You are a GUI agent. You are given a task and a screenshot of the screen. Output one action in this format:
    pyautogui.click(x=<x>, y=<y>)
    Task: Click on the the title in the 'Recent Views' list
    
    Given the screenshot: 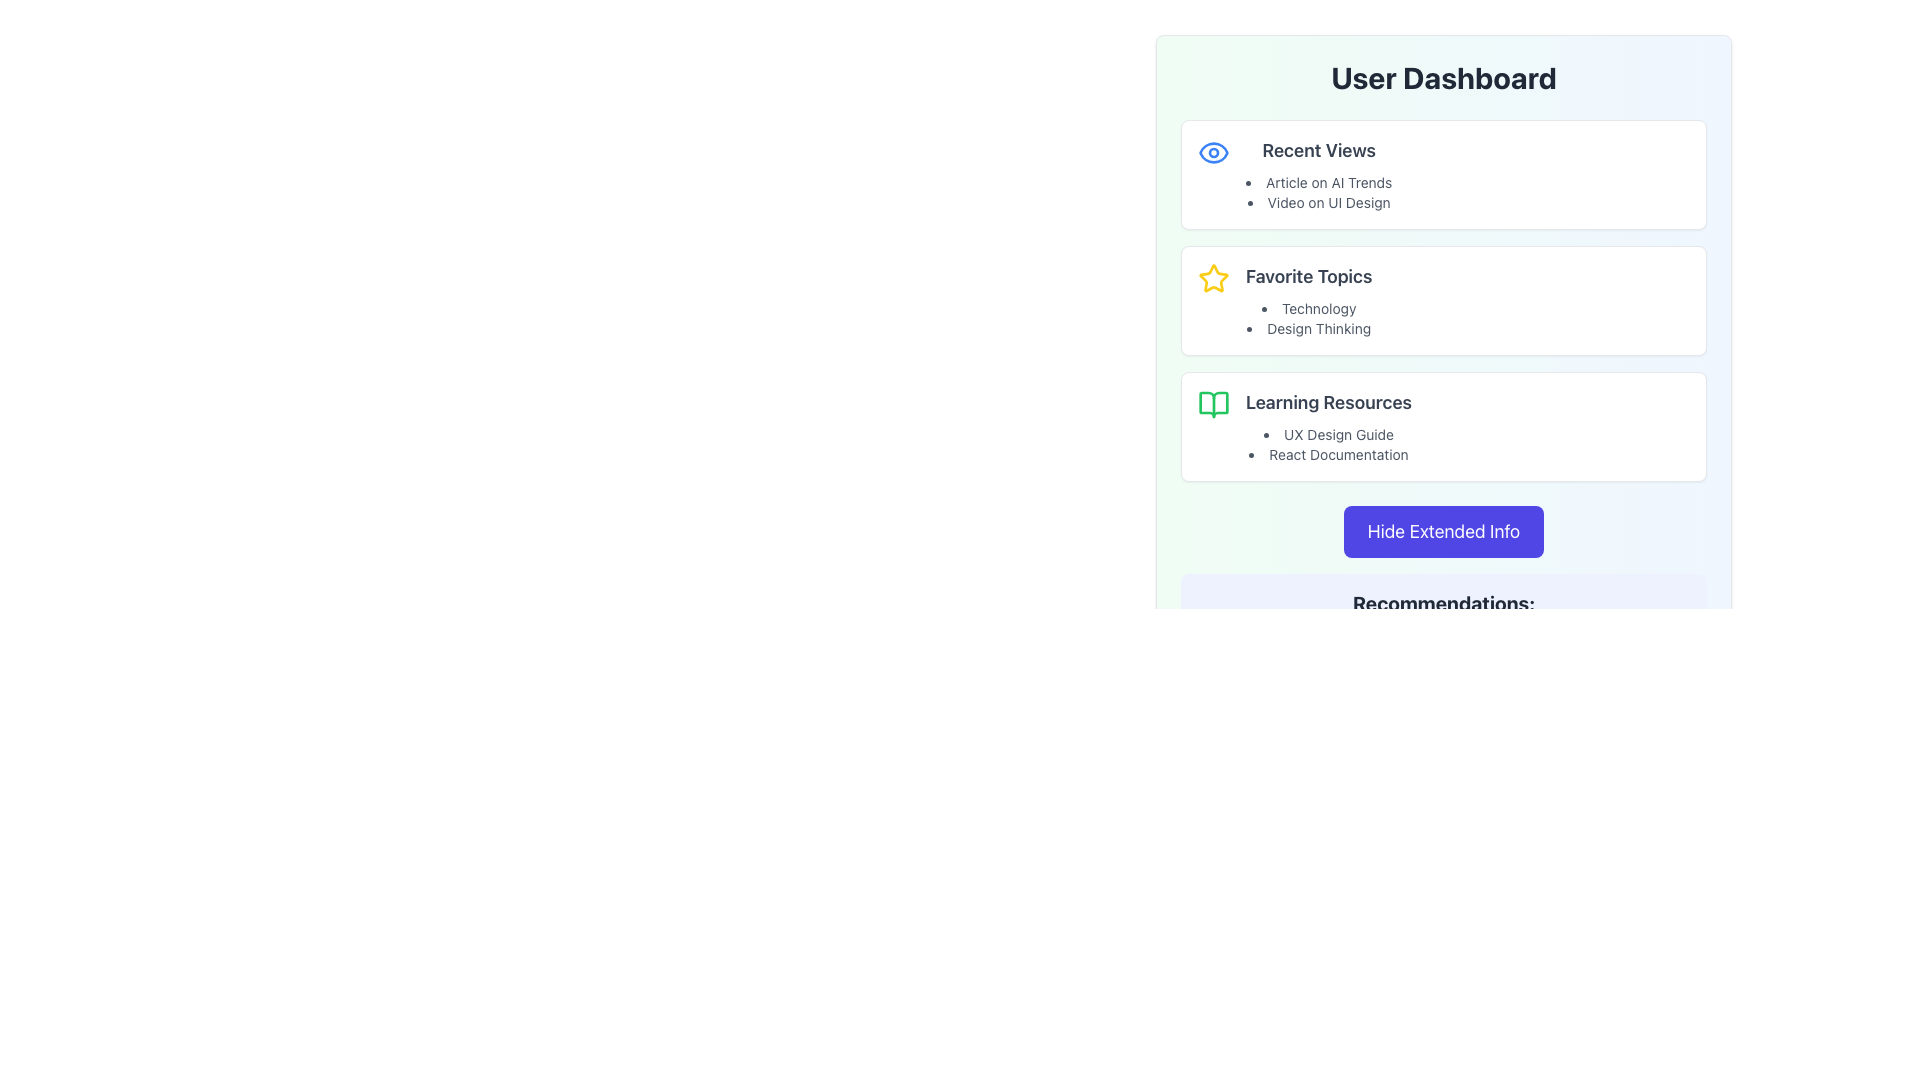 What is the action you would take?
    pyautogui.click(x=1319, y=192)
    